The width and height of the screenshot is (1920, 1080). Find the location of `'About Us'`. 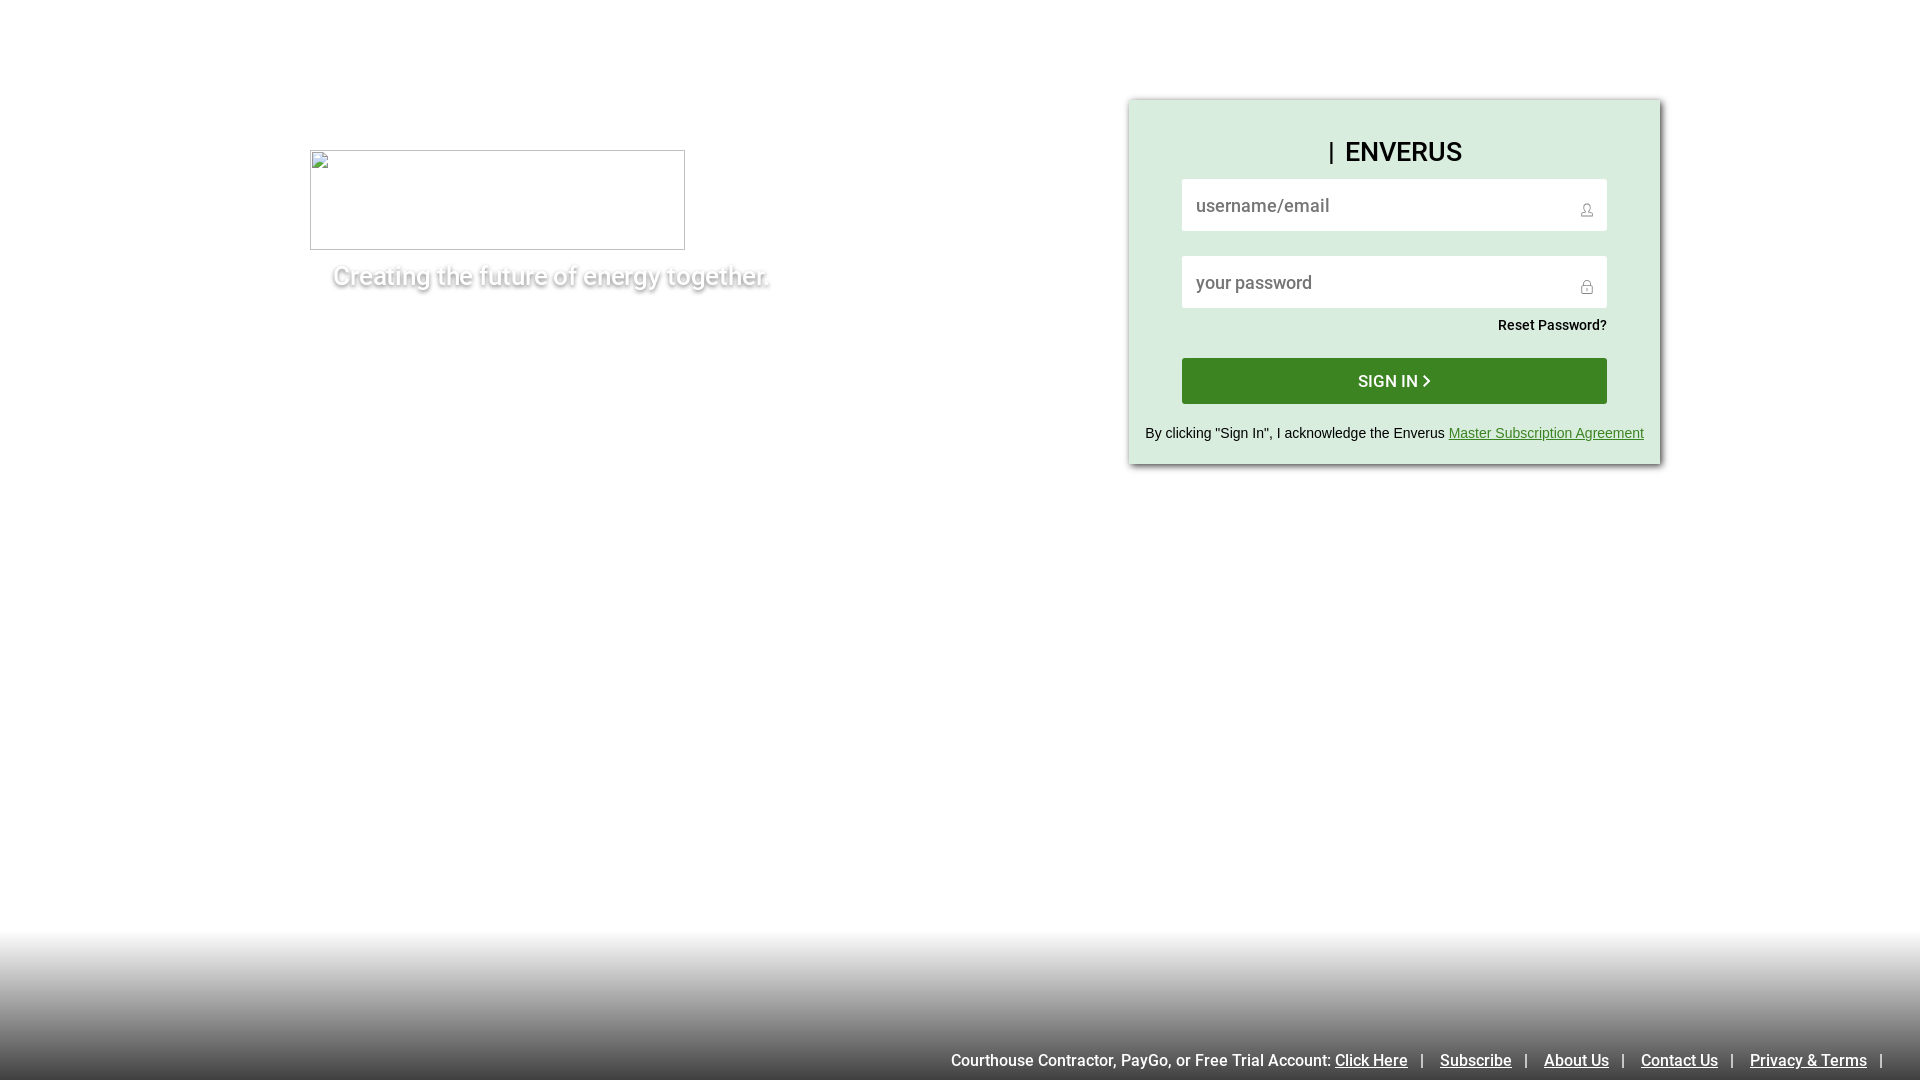

'About Us' is located at coordinates (1543, 1059).